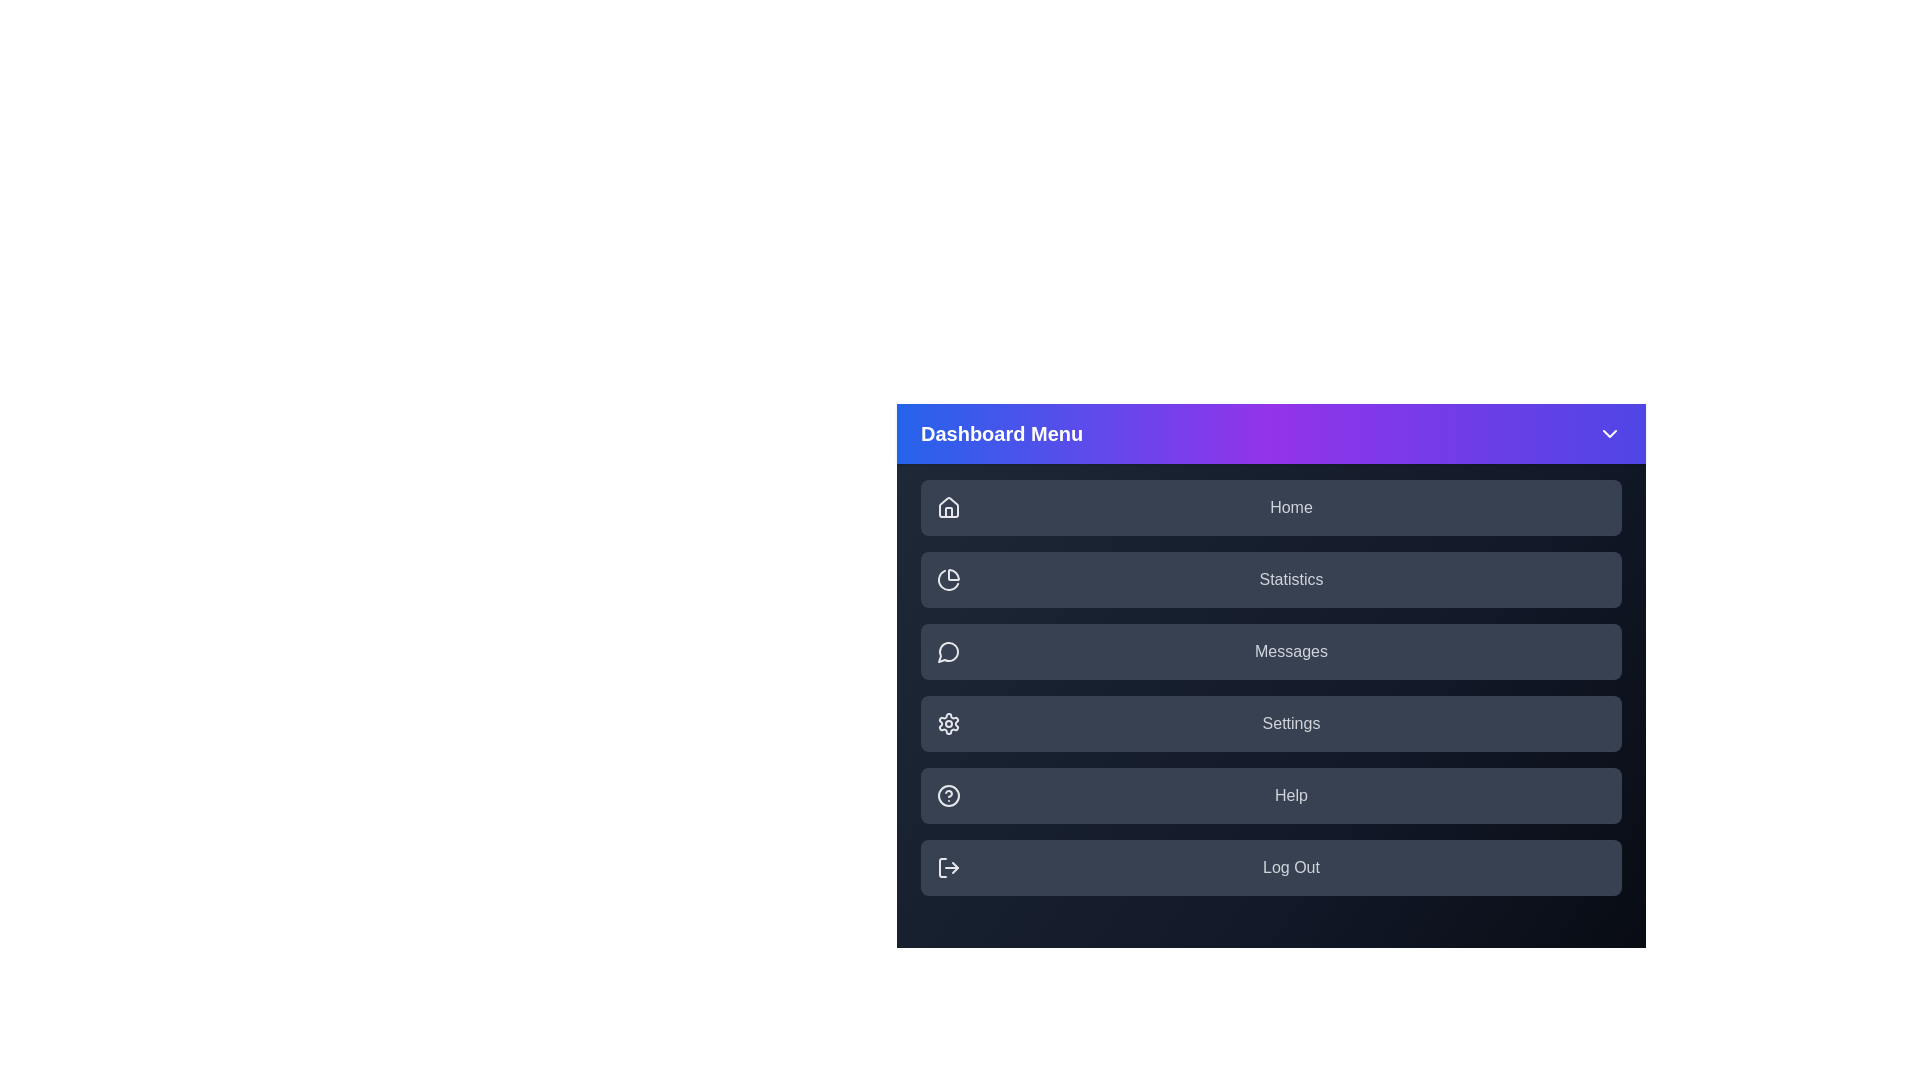  I want to click on the icon corresponding to the menu item Settings, so click(948, 724).